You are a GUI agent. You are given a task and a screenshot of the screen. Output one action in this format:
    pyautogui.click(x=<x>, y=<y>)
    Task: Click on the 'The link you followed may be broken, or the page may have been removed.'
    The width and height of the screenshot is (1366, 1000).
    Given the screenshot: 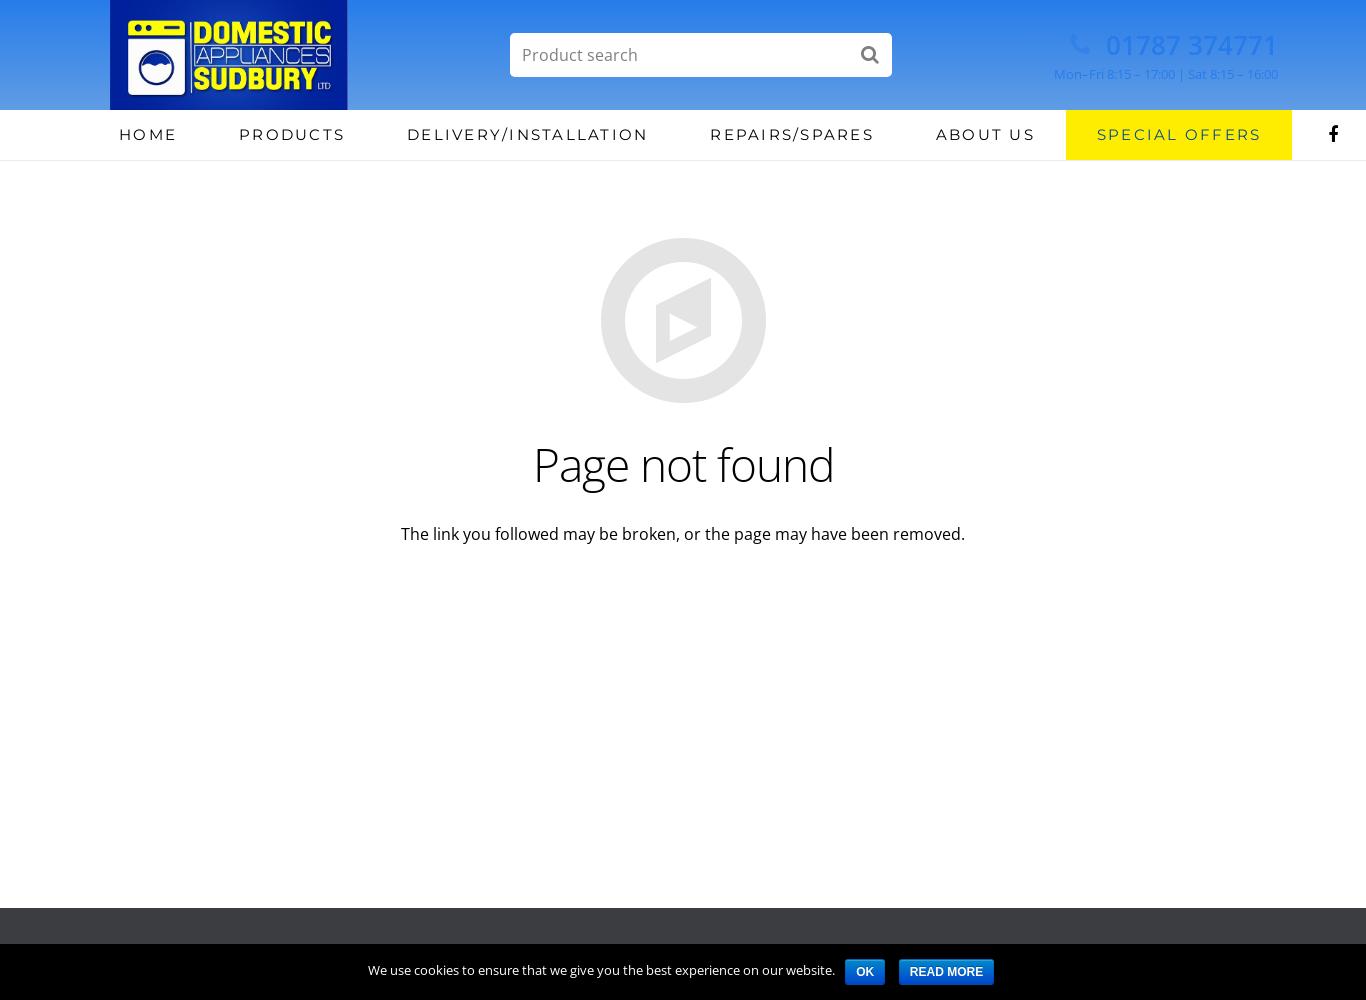 What is the action you would take?
    pyautogui.click(x=683, y=534)
    